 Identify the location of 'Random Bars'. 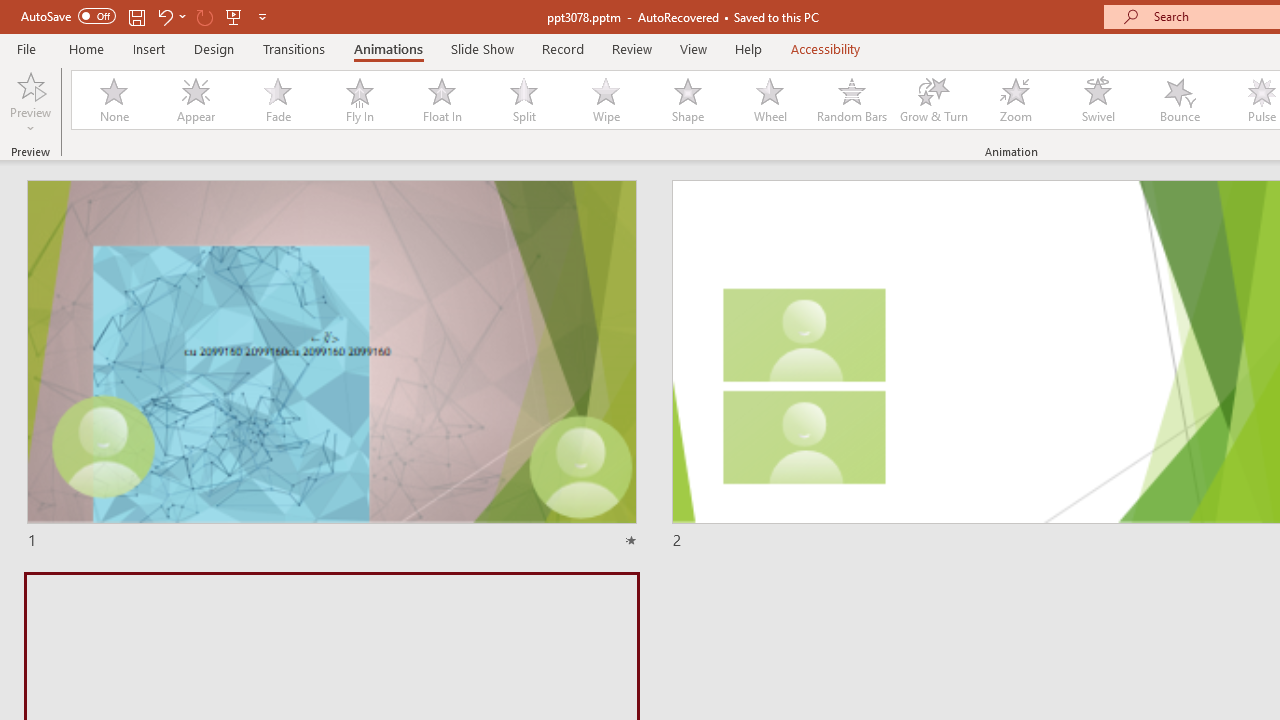
(852, 100).